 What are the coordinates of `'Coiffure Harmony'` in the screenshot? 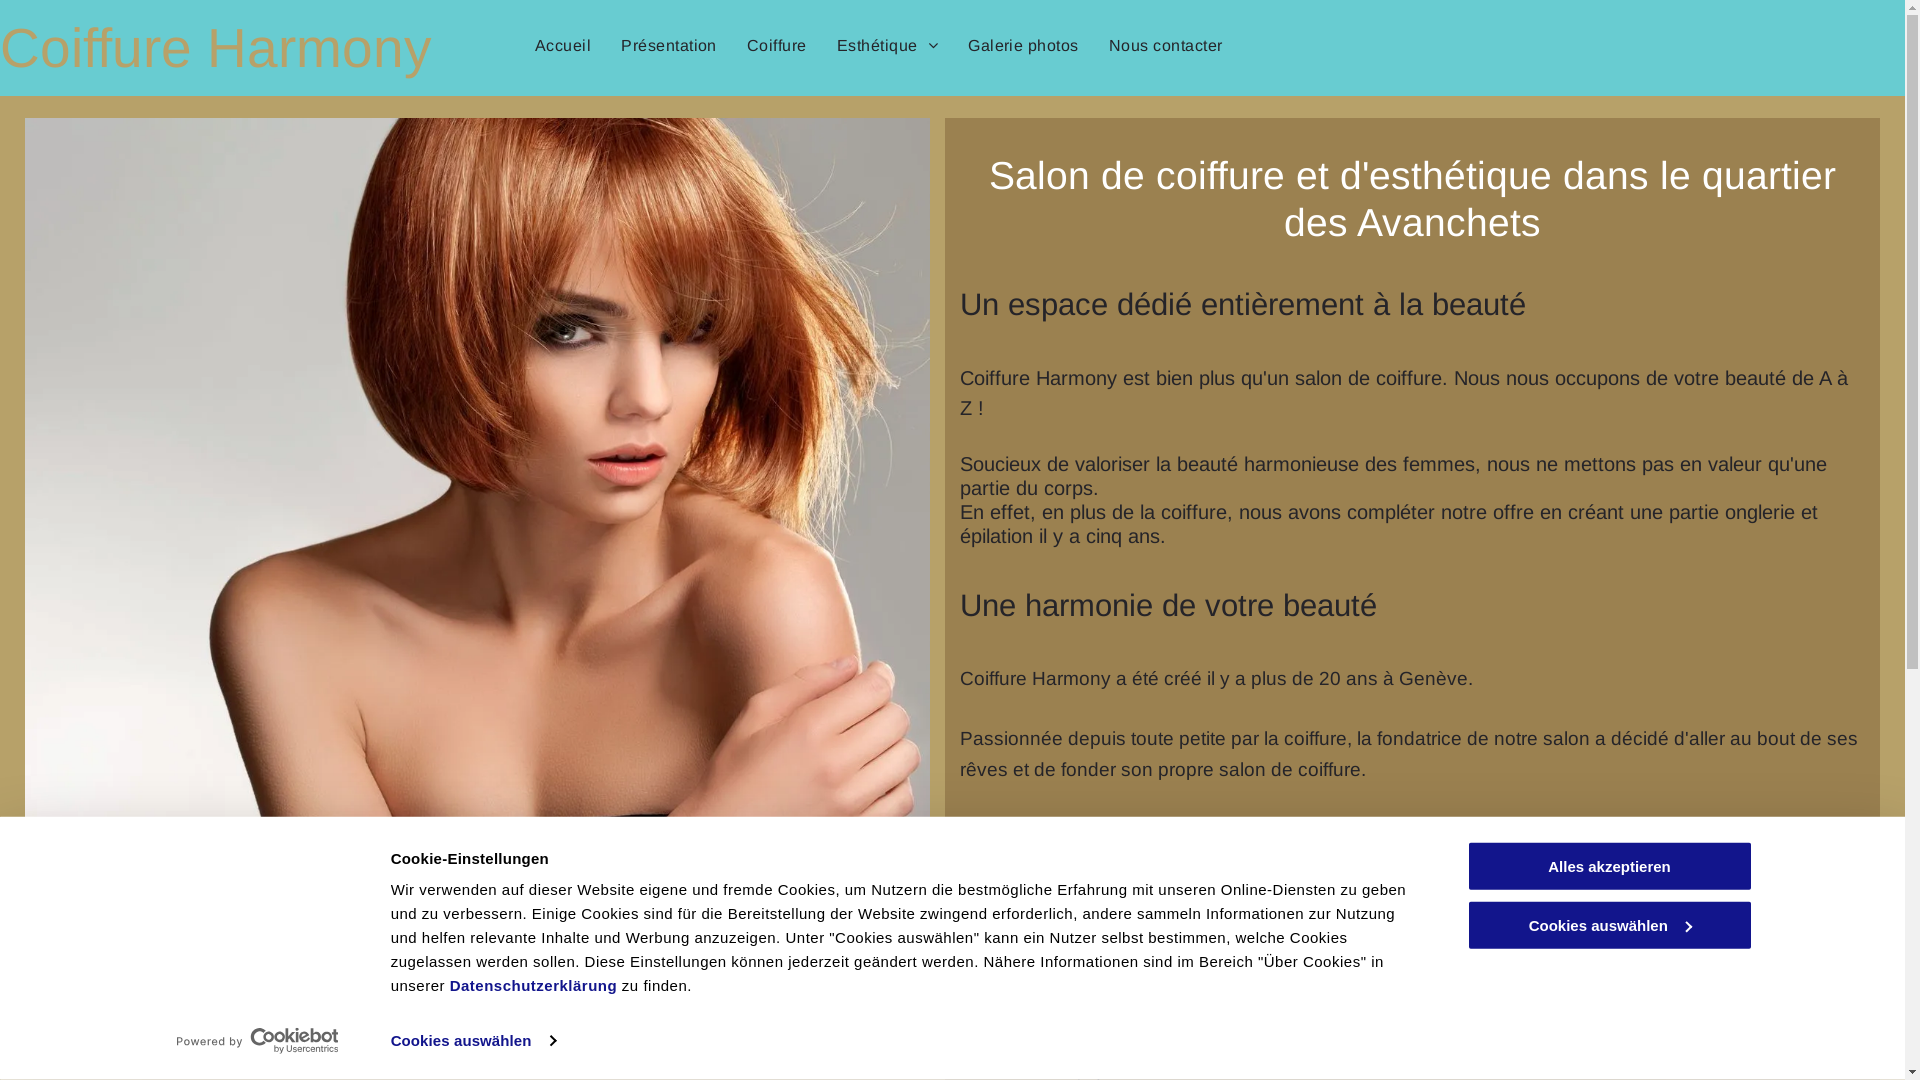 It's located at (216, 46).